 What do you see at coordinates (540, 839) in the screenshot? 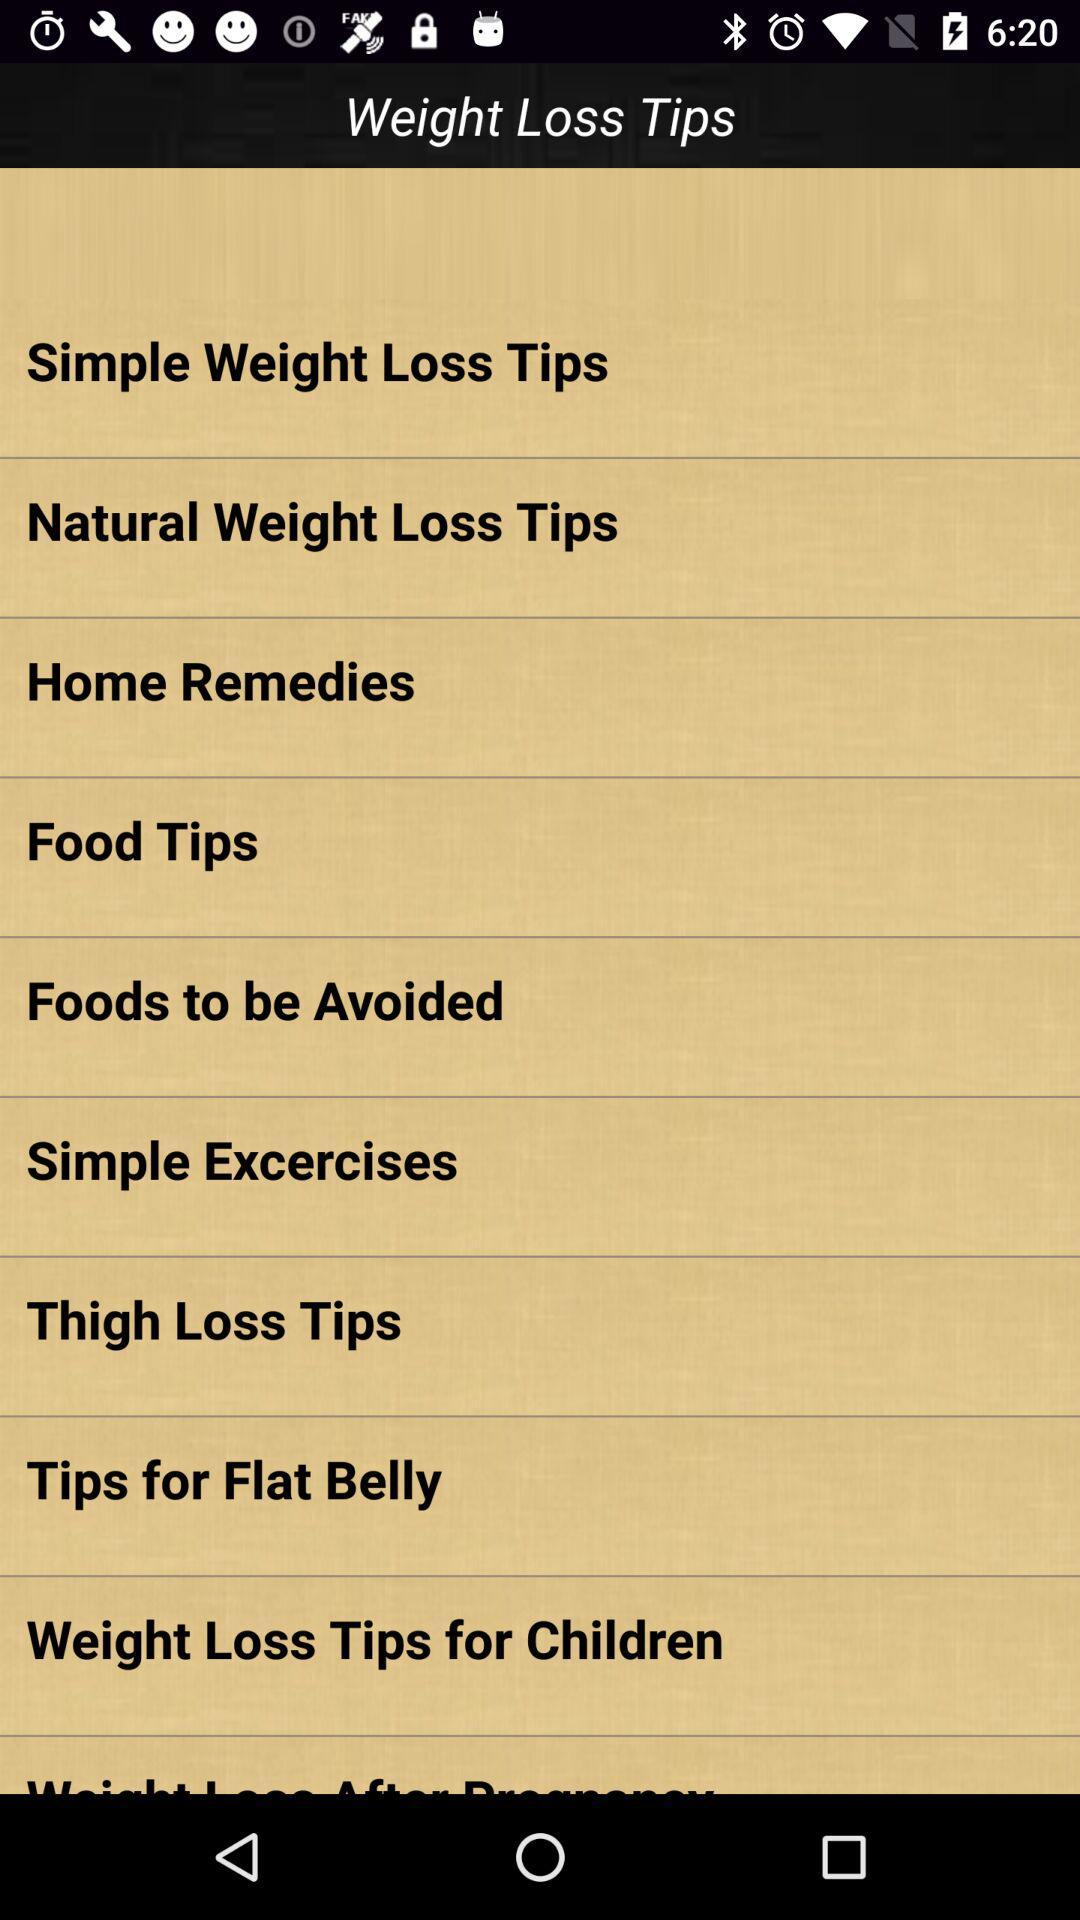
I see `food tips item` at bounding box center [540, 839].